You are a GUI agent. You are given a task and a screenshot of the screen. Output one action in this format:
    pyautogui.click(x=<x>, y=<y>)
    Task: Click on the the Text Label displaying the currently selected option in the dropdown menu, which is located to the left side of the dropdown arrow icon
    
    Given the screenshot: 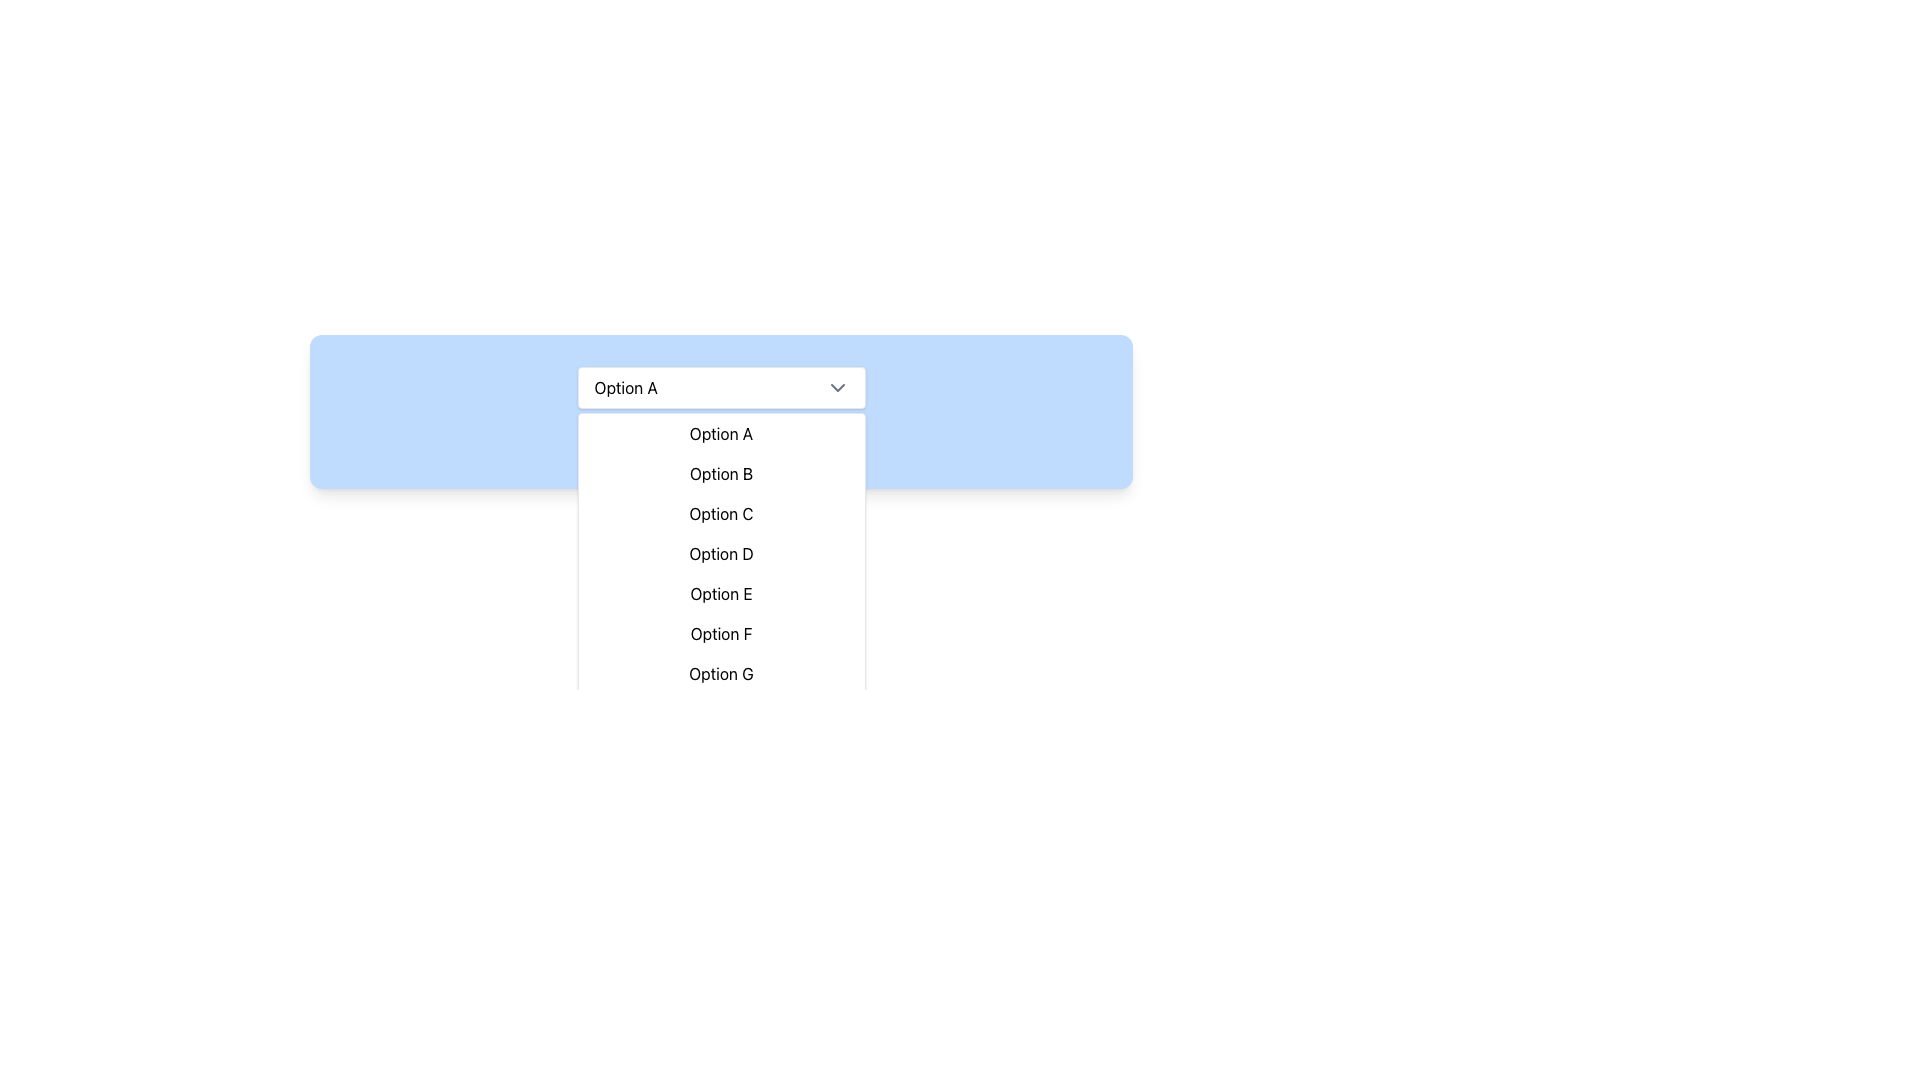 What is the action you would take?
    pyautogui.click(x=625, y=388)
    